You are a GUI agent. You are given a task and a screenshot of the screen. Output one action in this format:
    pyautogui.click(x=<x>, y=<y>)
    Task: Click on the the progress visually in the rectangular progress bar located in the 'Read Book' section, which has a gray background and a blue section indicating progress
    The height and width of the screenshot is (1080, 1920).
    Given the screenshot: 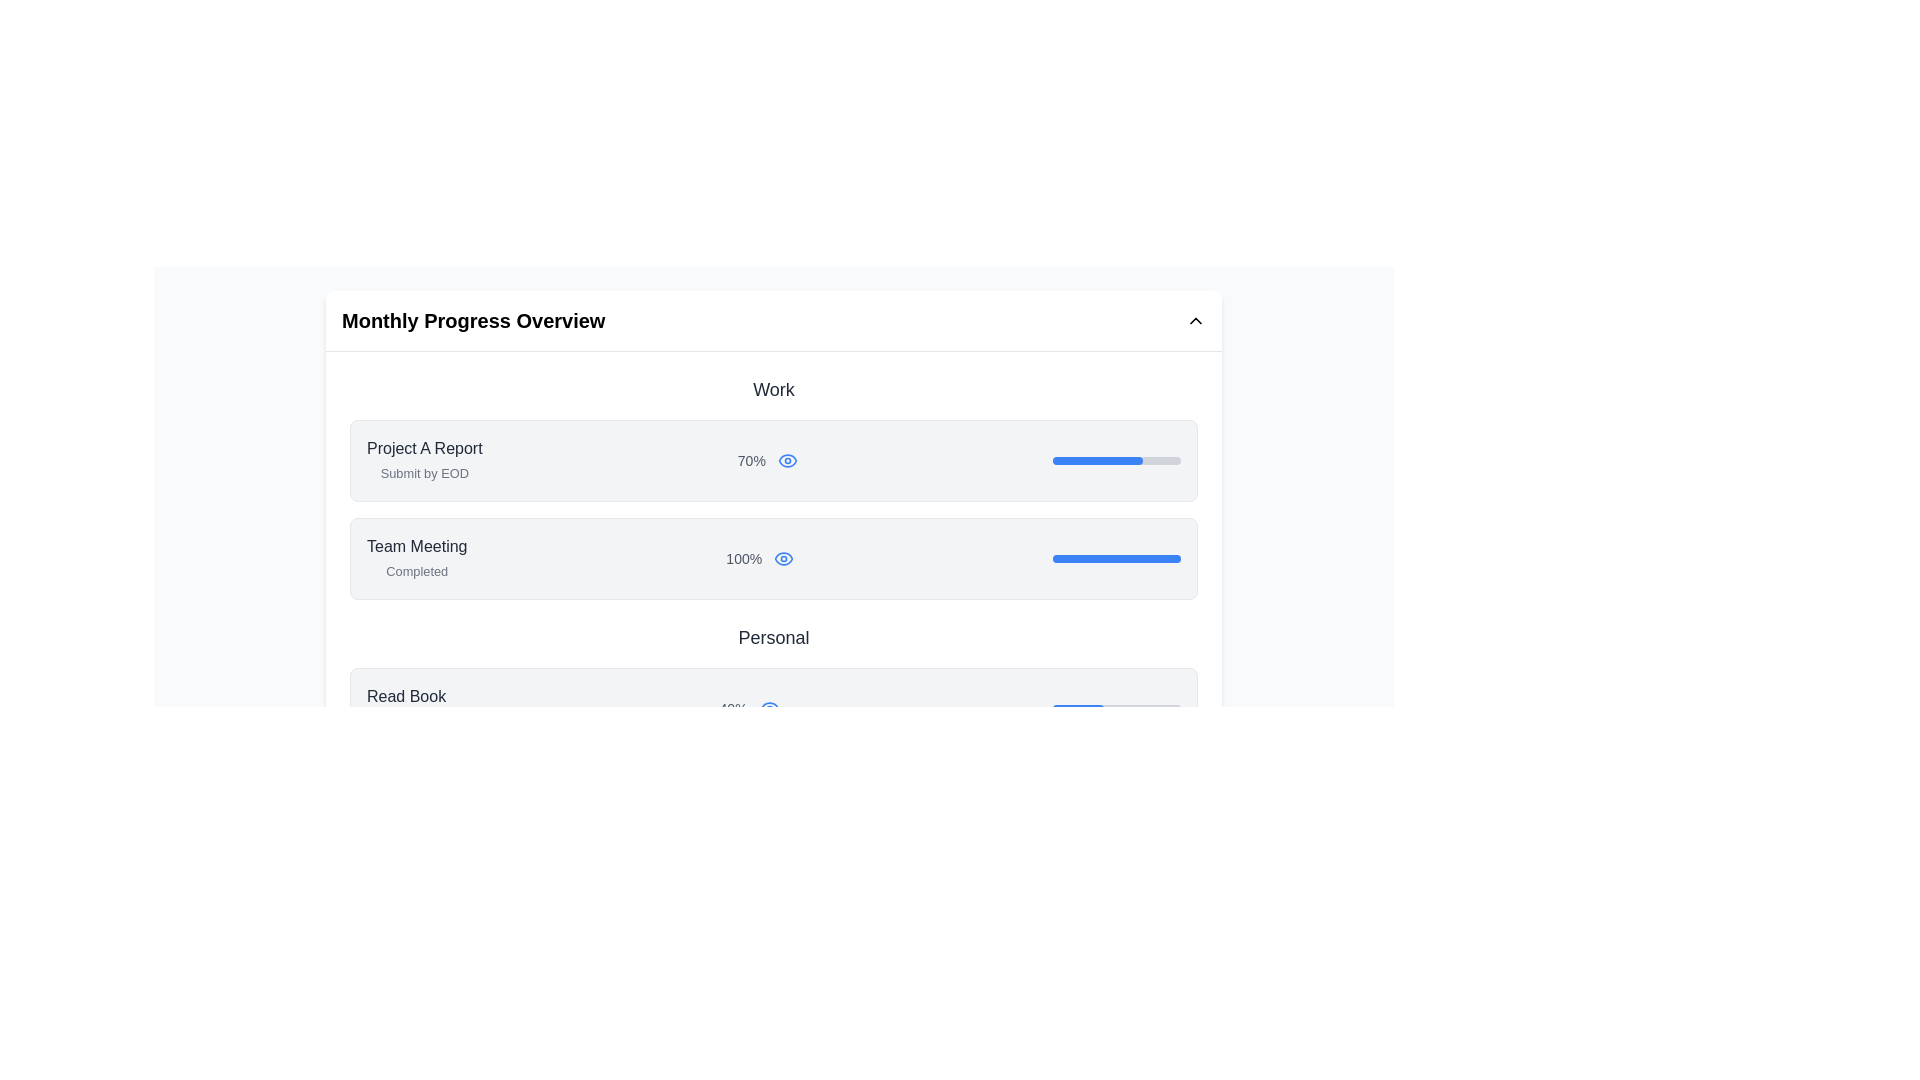 What is the action you would take?
    pyautogui.click(x=1116, y=708)
    